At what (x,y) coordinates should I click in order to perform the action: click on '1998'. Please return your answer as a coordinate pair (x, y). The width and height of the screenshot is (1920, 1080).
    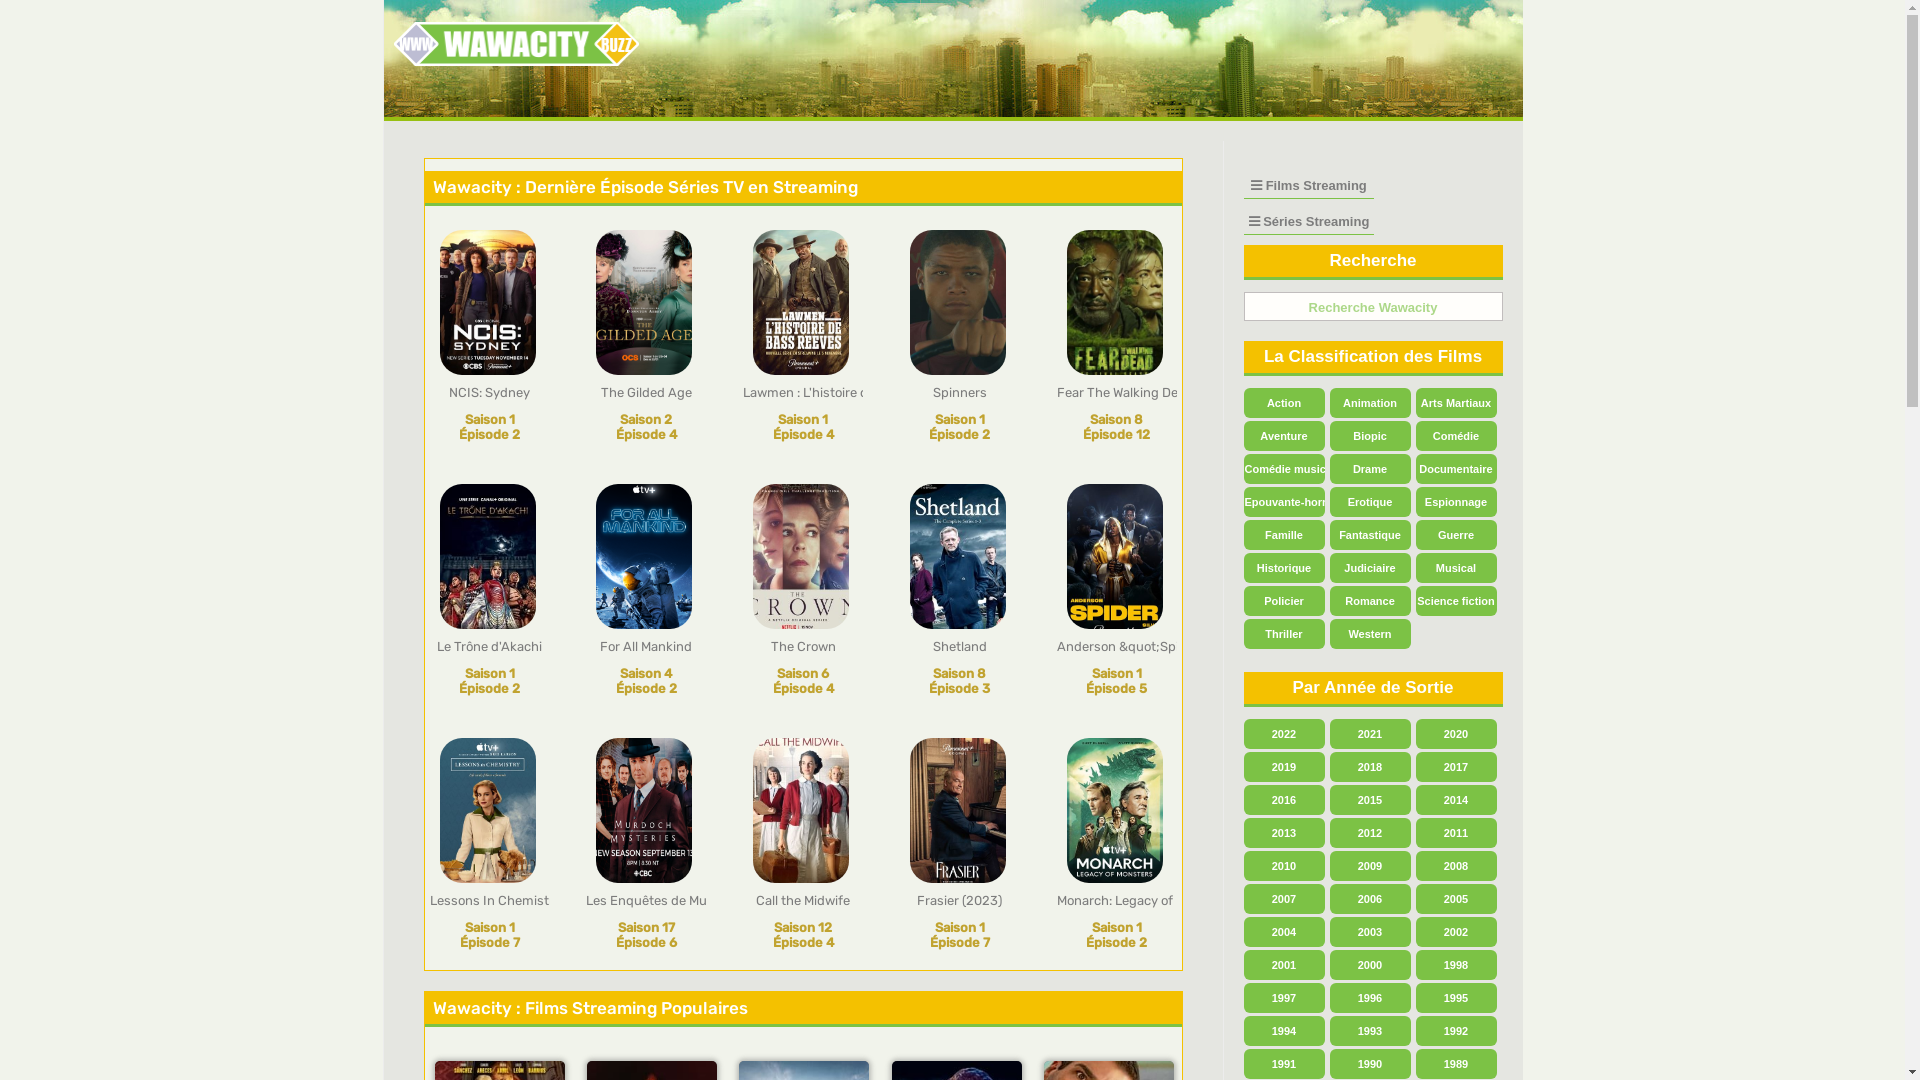
    Looking at the image, I should click on (1456, 963).